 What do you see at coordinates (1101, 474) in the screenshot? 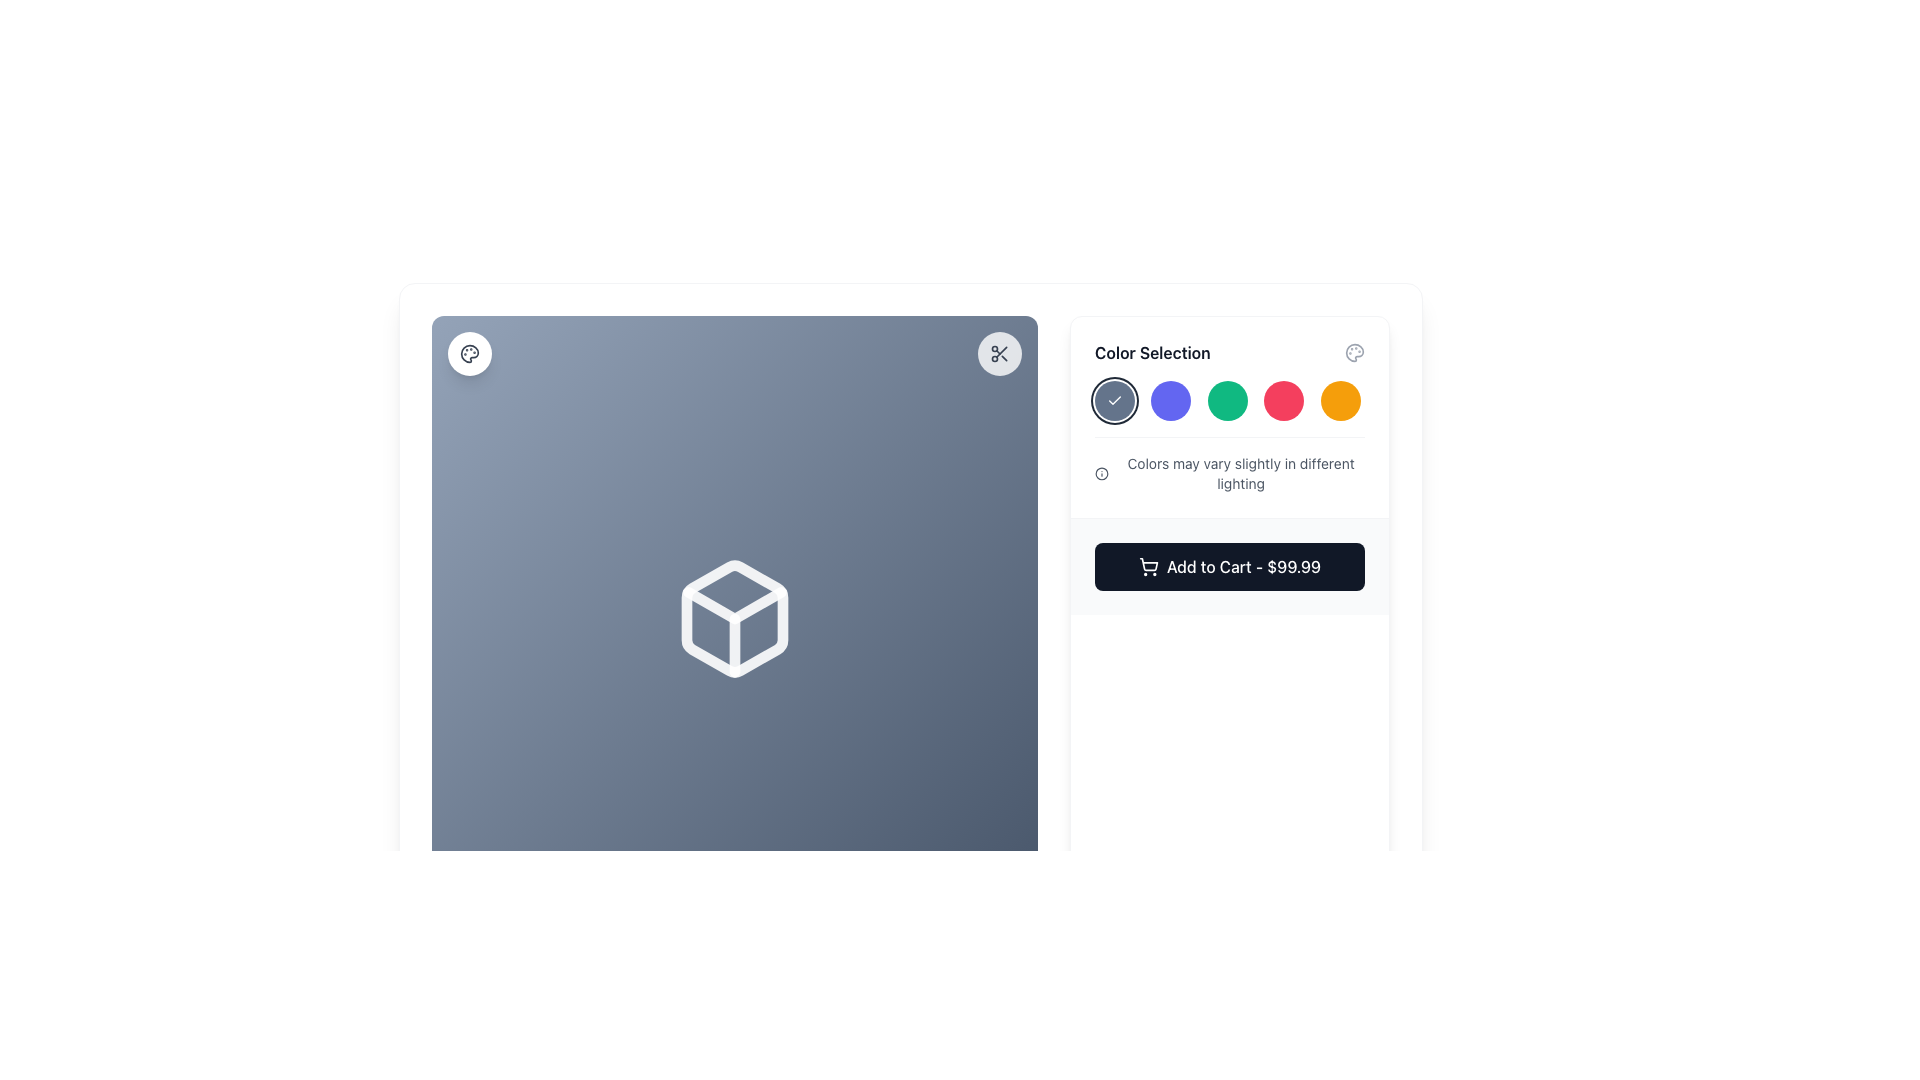
I see `the circular outline of the 'info' icon located in the top-right section of the main panel` at bounding box center [1101, 474].